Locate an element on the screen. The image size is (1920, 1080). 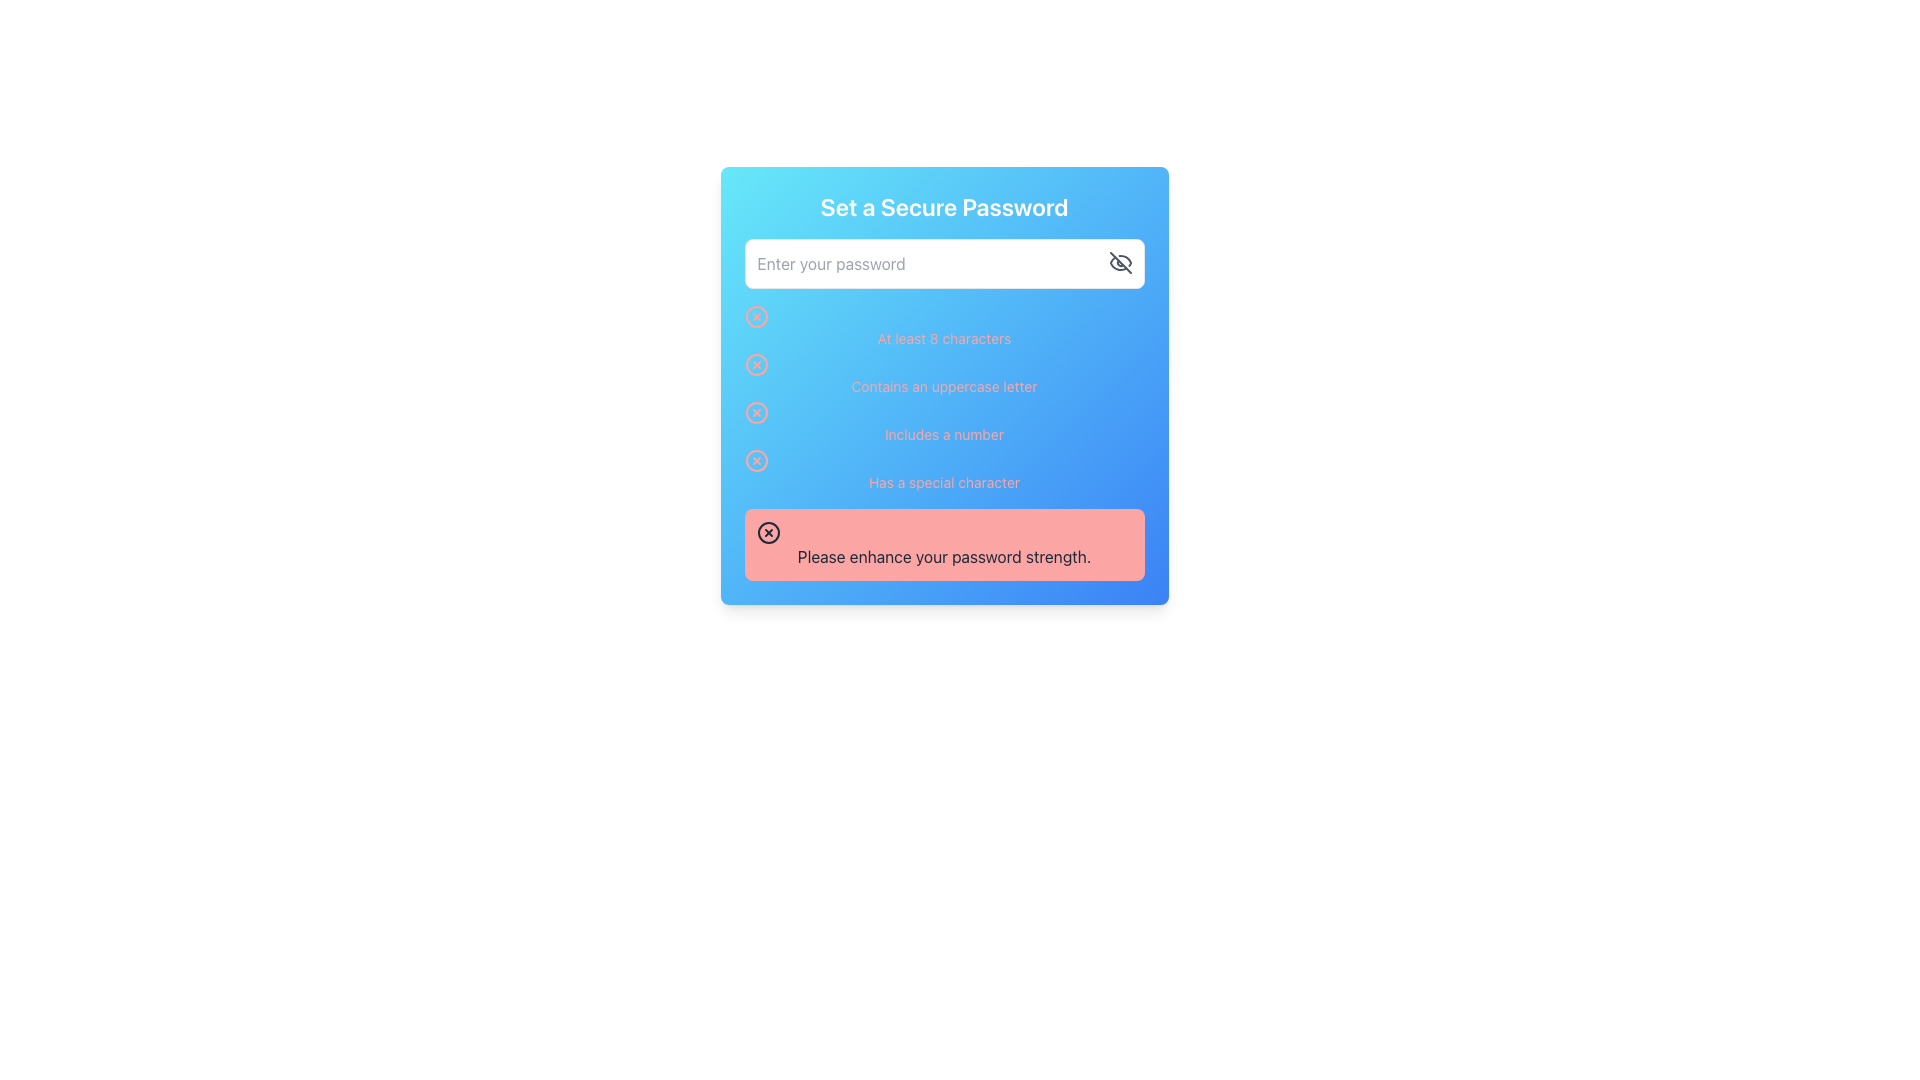
the password requirement indicator text and icon, which specifies that the password must be at least 8 characters long and is positioned below the password input field in the password strength checker section is located at coordinates (943, 326).